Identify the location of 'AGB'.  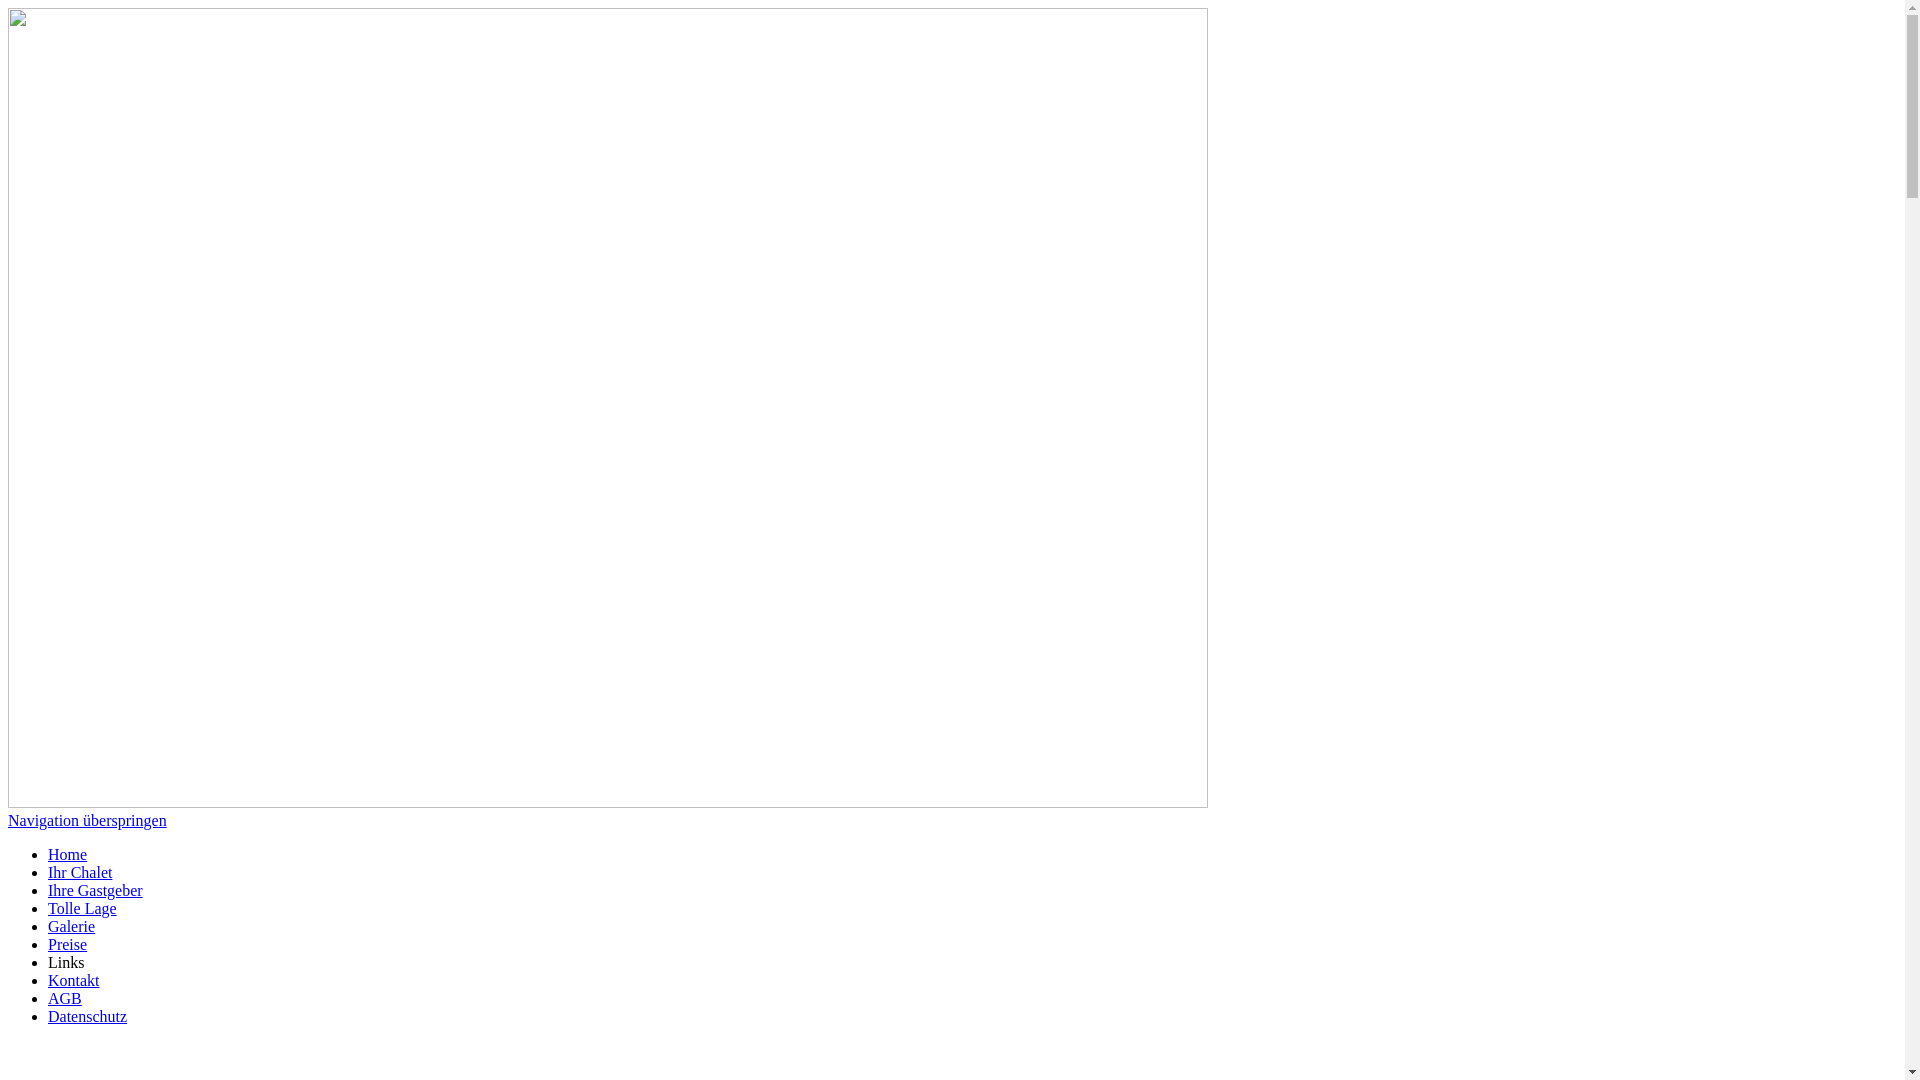
(48, 998).